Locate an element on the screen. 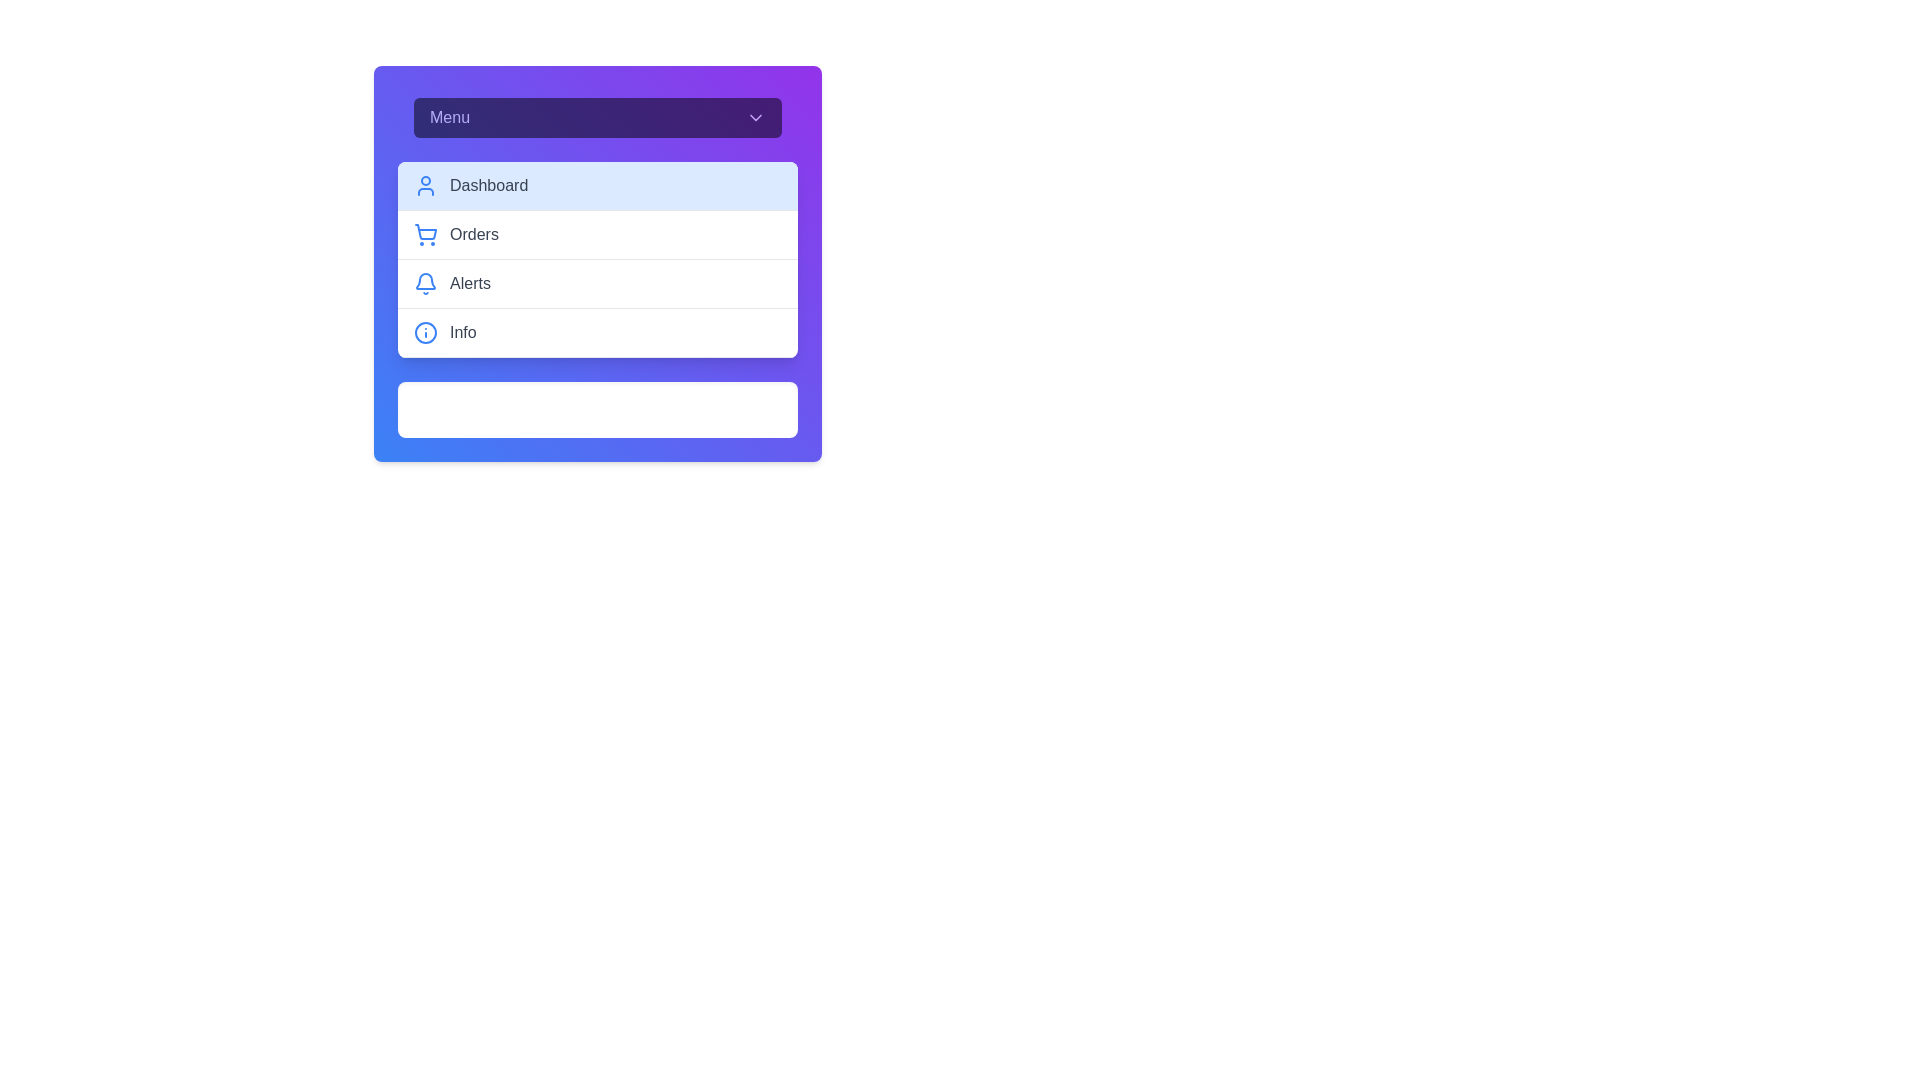  the chevron-down icon located at the far-right of the header bar in the dropdown menu interface to visually highlight it is located at coordinates (754, 118).